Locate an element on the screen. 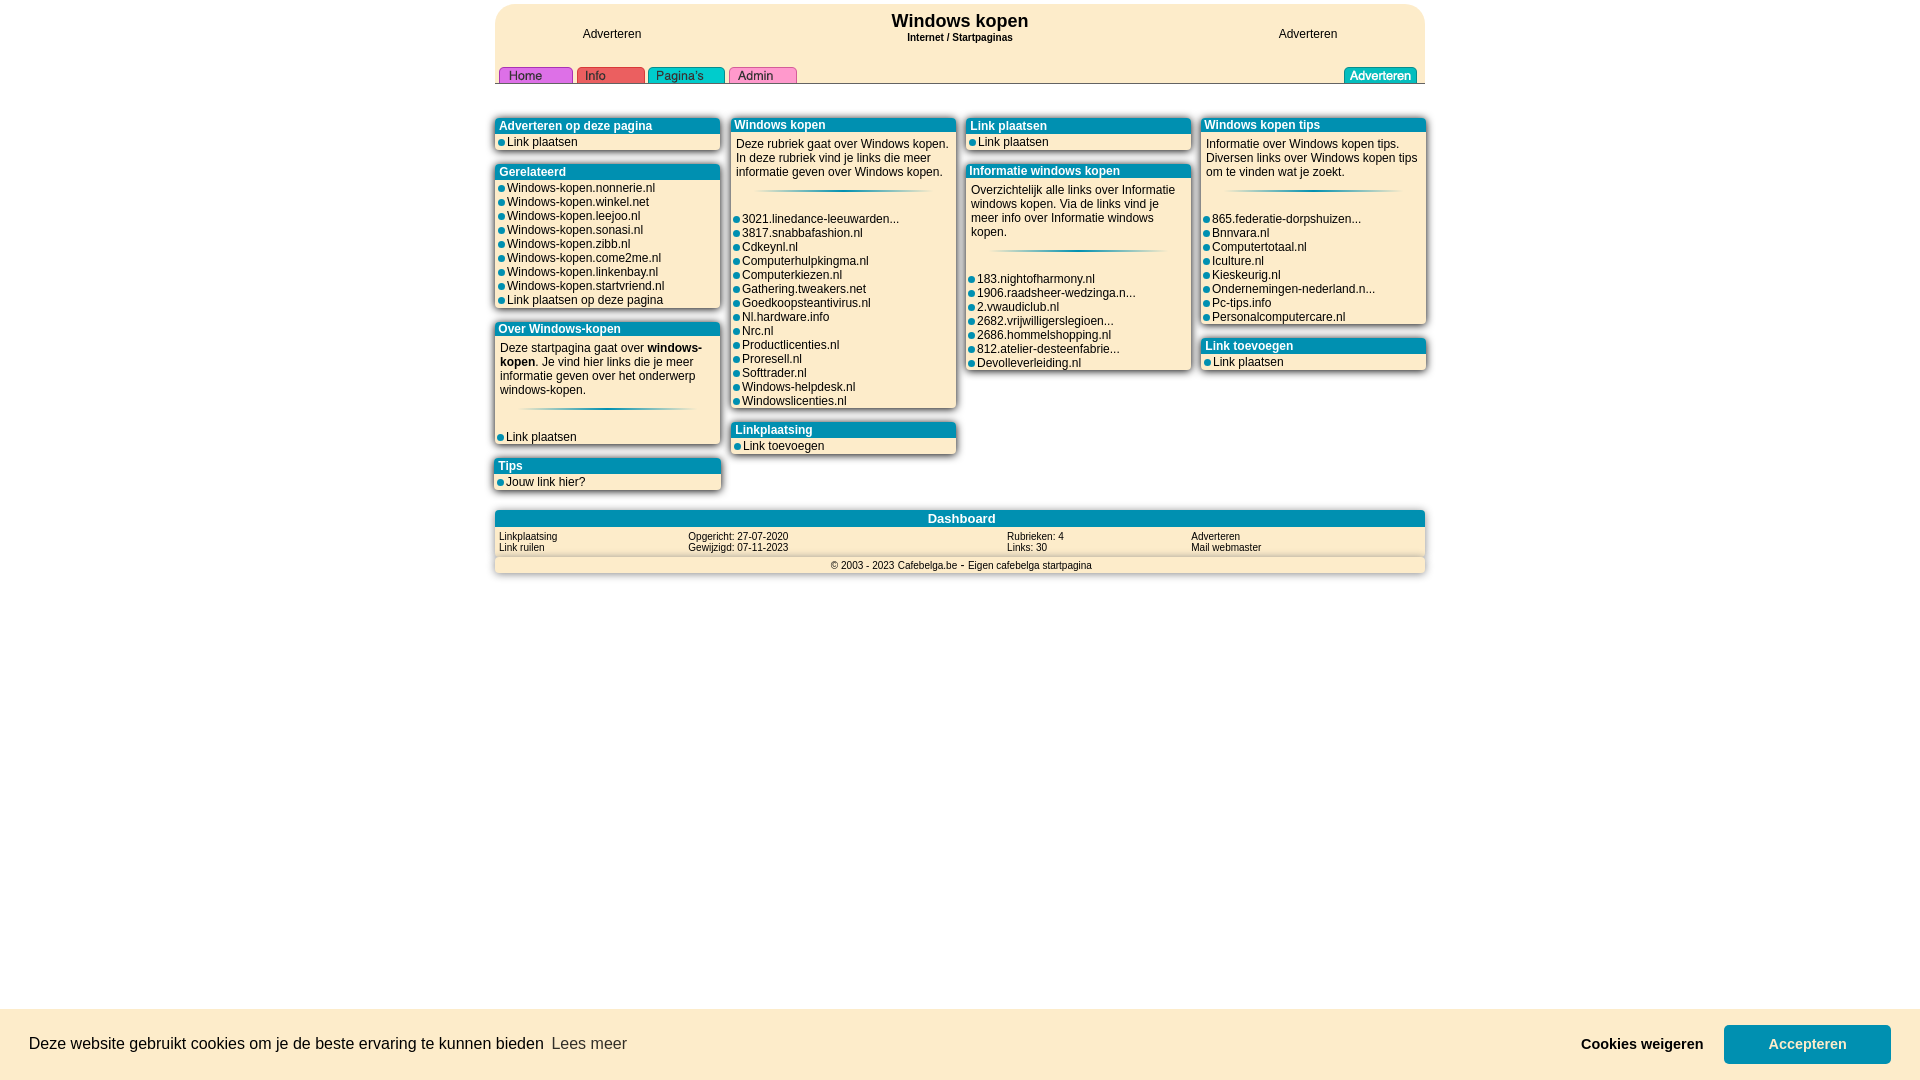 The height and width of the screenshot is (1080, 1920). 'Adverteren' is located at coordinates (1308, 34).